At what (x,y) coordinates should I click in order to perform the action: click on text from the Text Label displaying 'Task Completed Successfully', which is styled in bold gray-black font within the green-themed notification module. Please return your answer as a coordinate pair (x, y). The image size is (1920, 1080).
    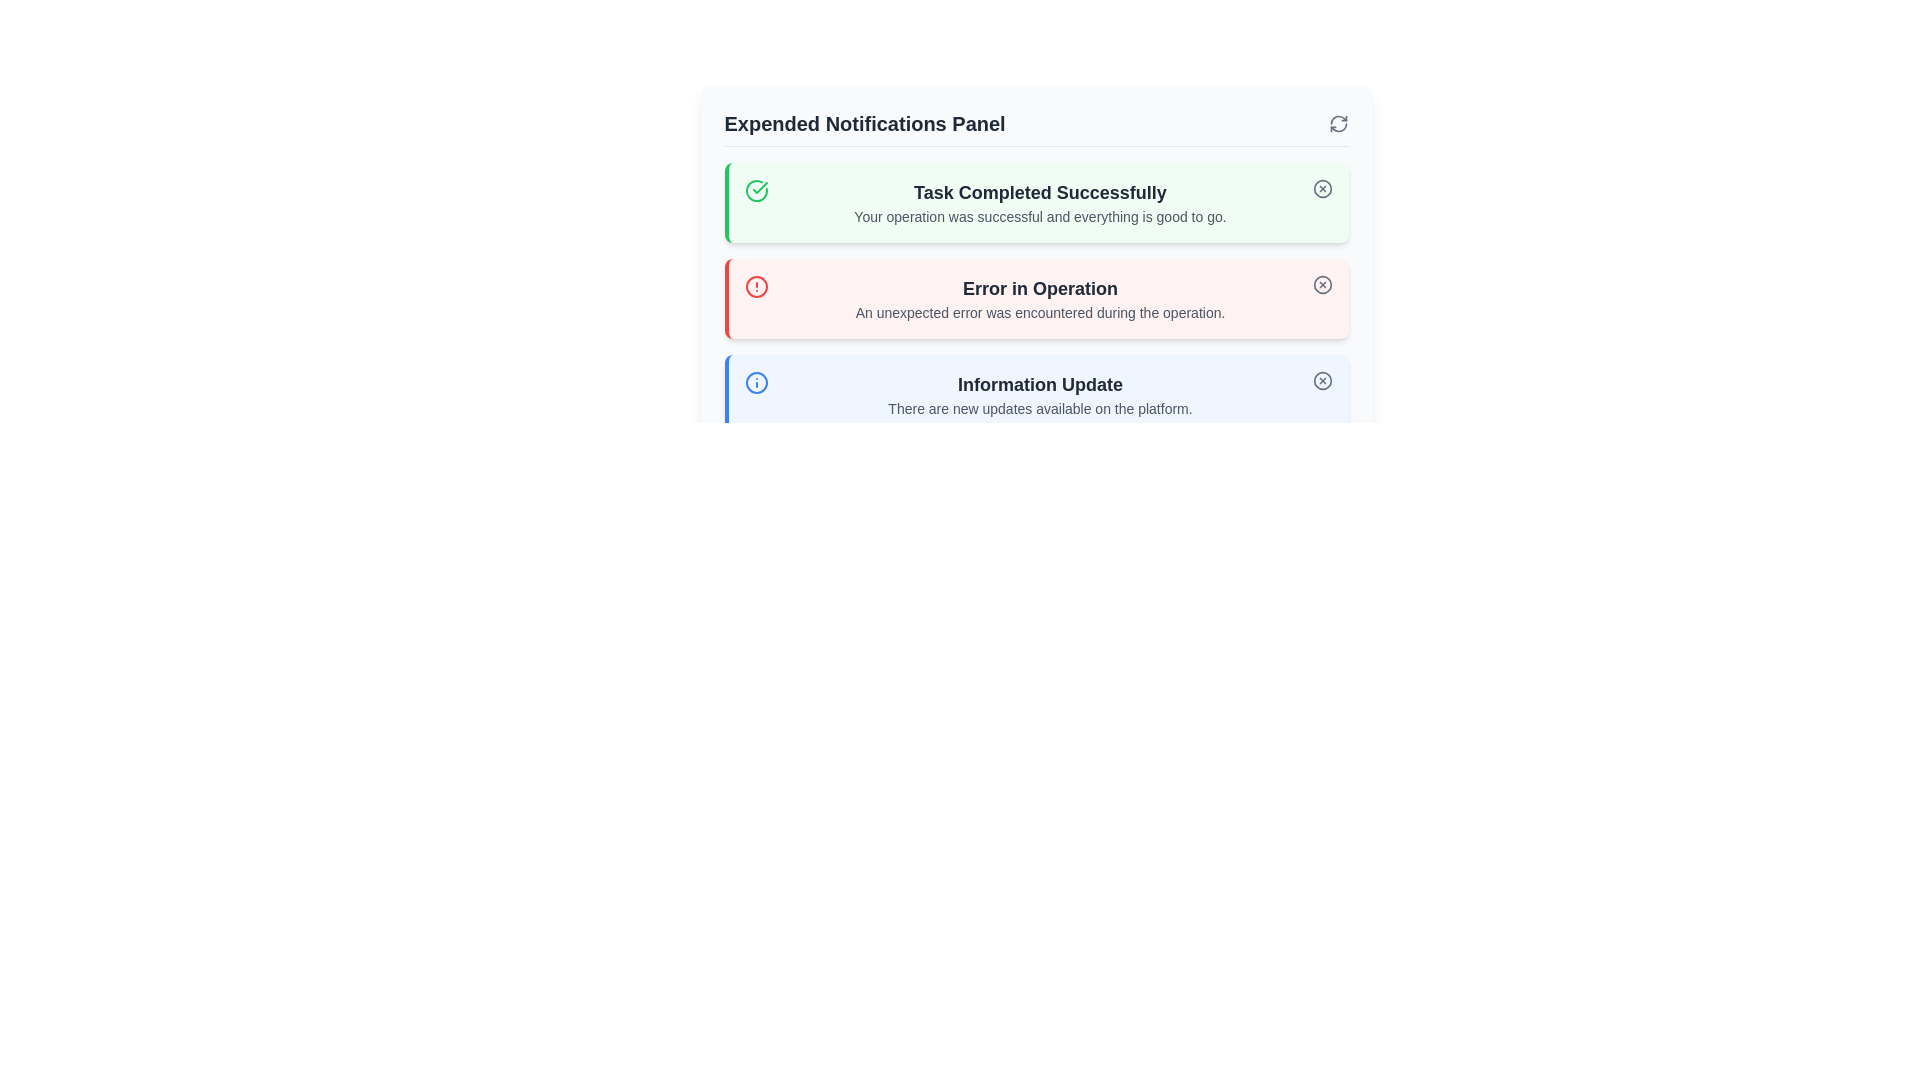
    Looking at the image, I should click on (1040, 192).